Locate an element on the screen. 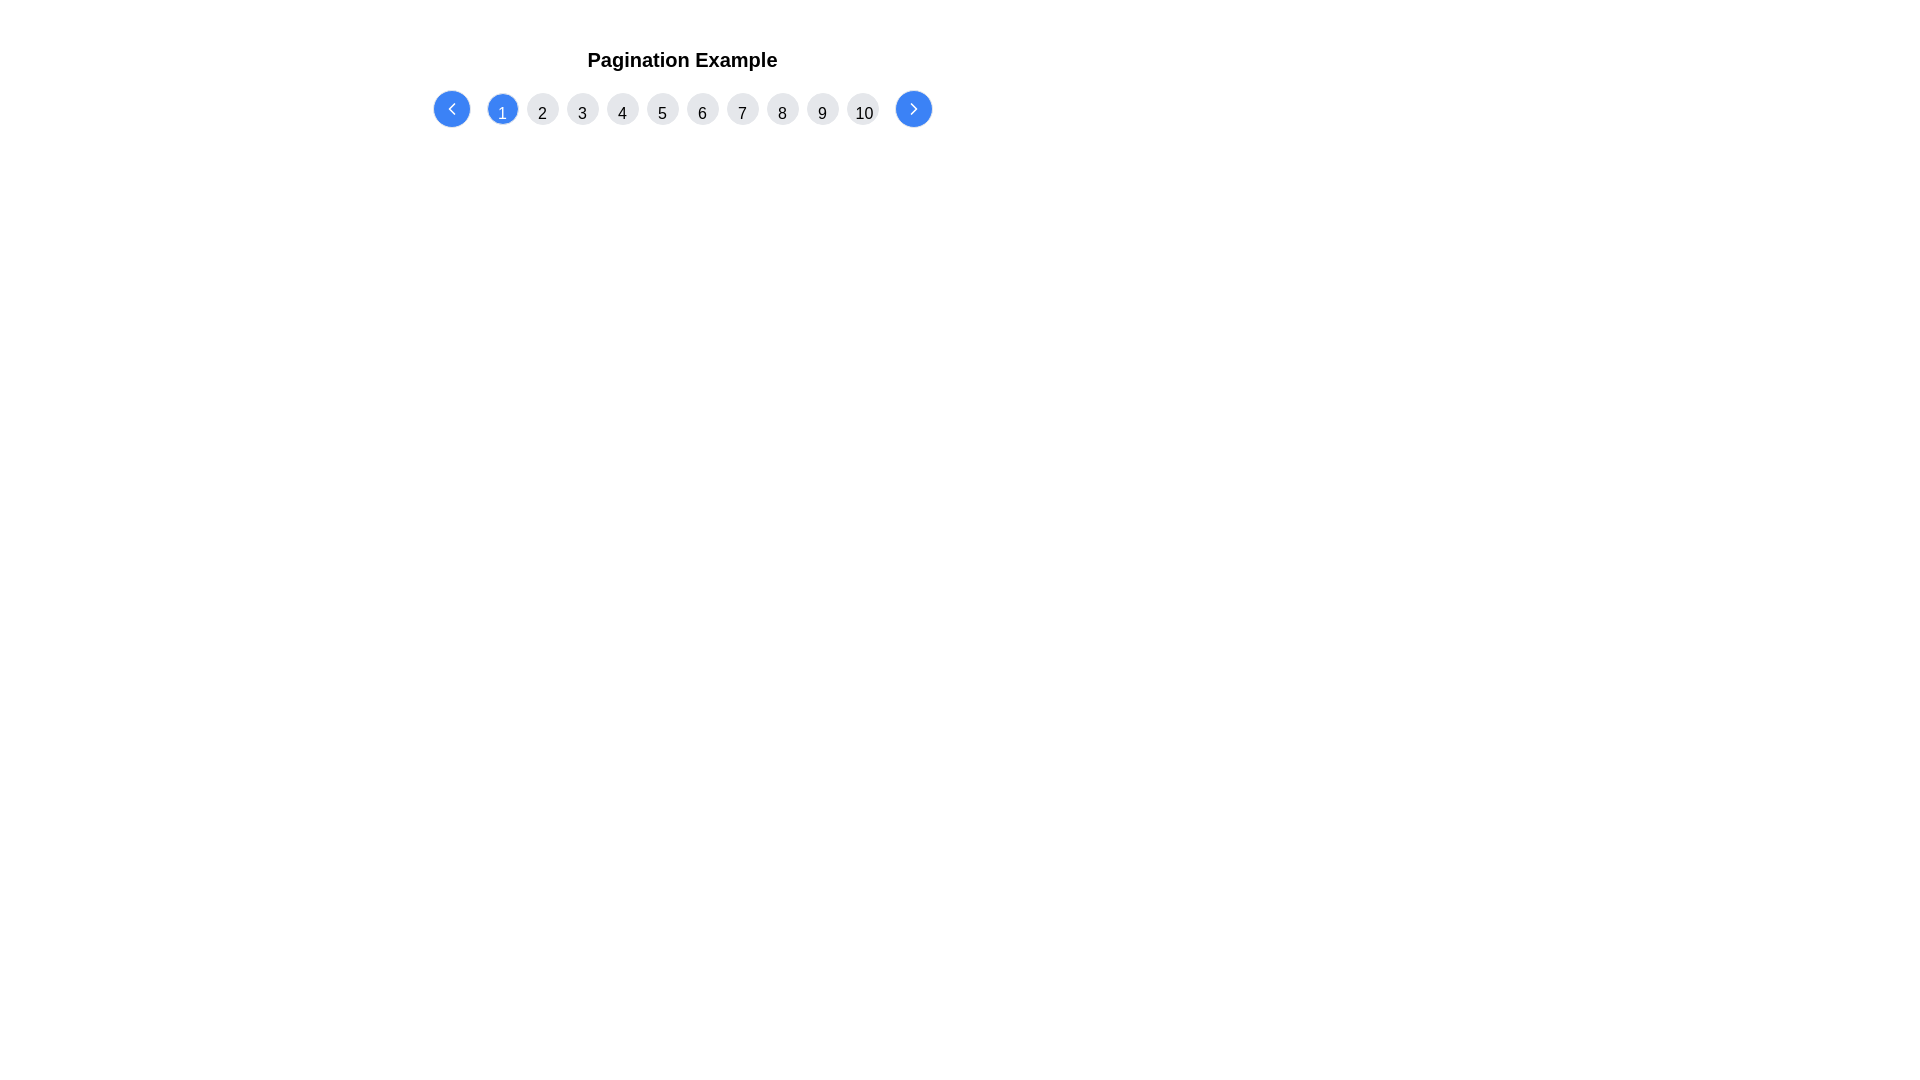 The image size is (1920, 1080). the sixth button in the pagination control is located at coordinates (702, 108).